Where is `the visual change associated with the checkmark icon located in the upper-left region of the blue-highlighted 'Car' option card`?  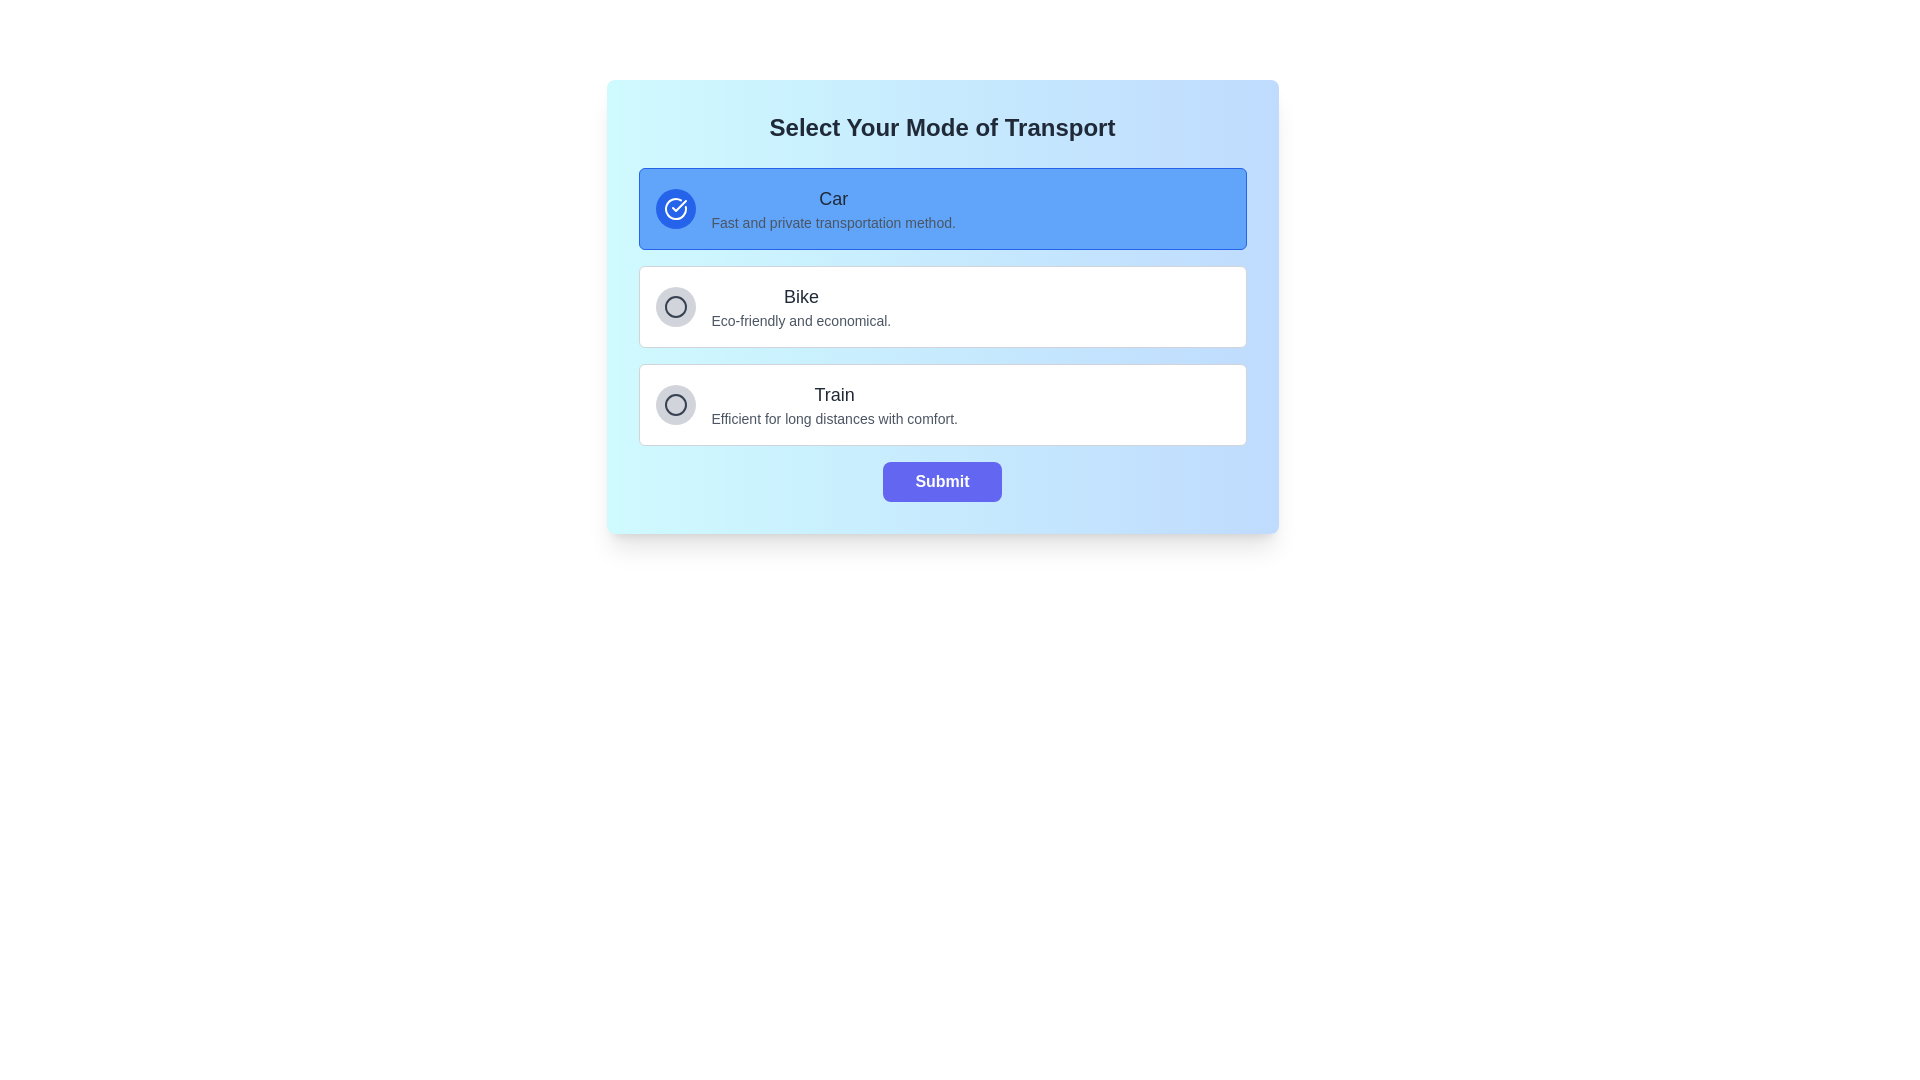
the visual change associated with the checkmark icon located in the upper-left region of the blue-highlighted 'Car' option card is located at coordinates (675, 208).